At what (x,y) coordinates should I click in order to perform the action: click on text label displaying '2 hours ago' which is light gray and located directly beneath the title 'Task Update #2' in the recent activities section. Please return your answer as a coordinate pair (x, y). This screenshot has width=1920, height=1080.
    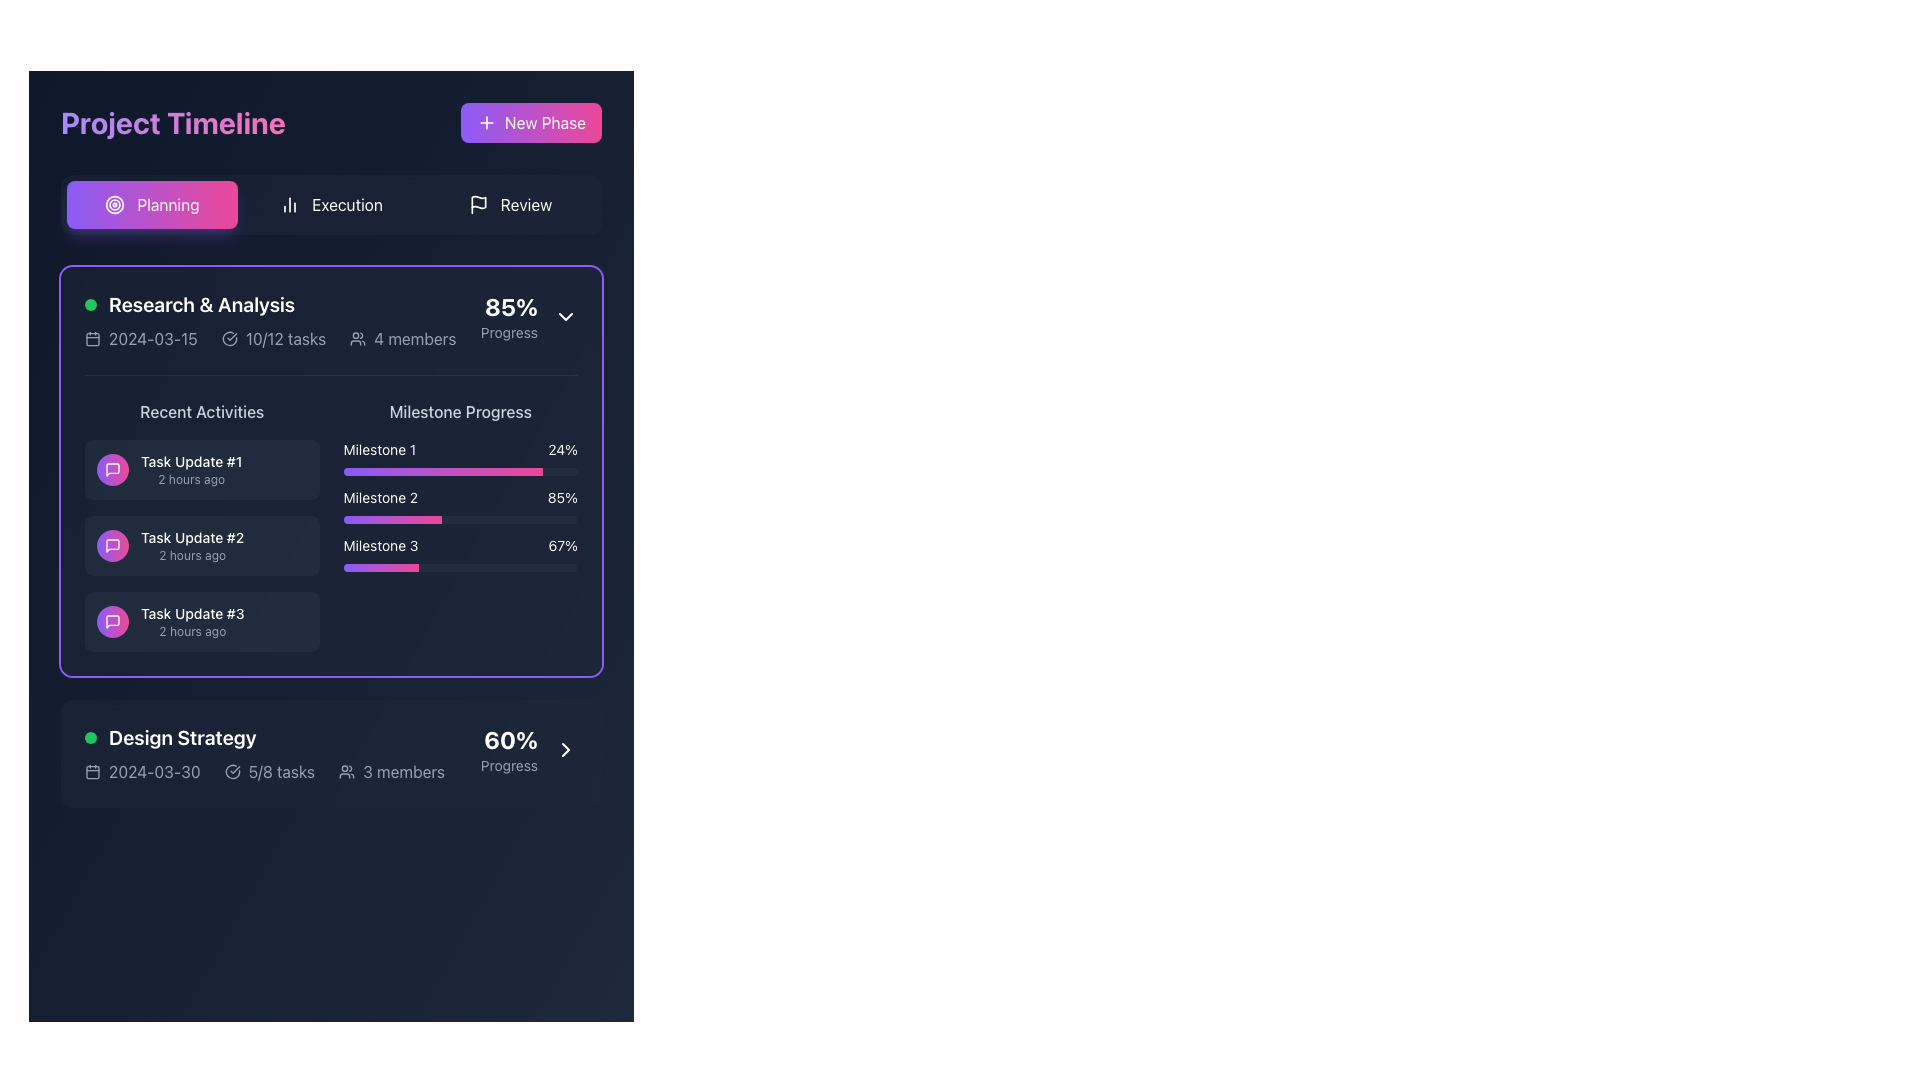
    Looking at the image, I should click on (192, 555).